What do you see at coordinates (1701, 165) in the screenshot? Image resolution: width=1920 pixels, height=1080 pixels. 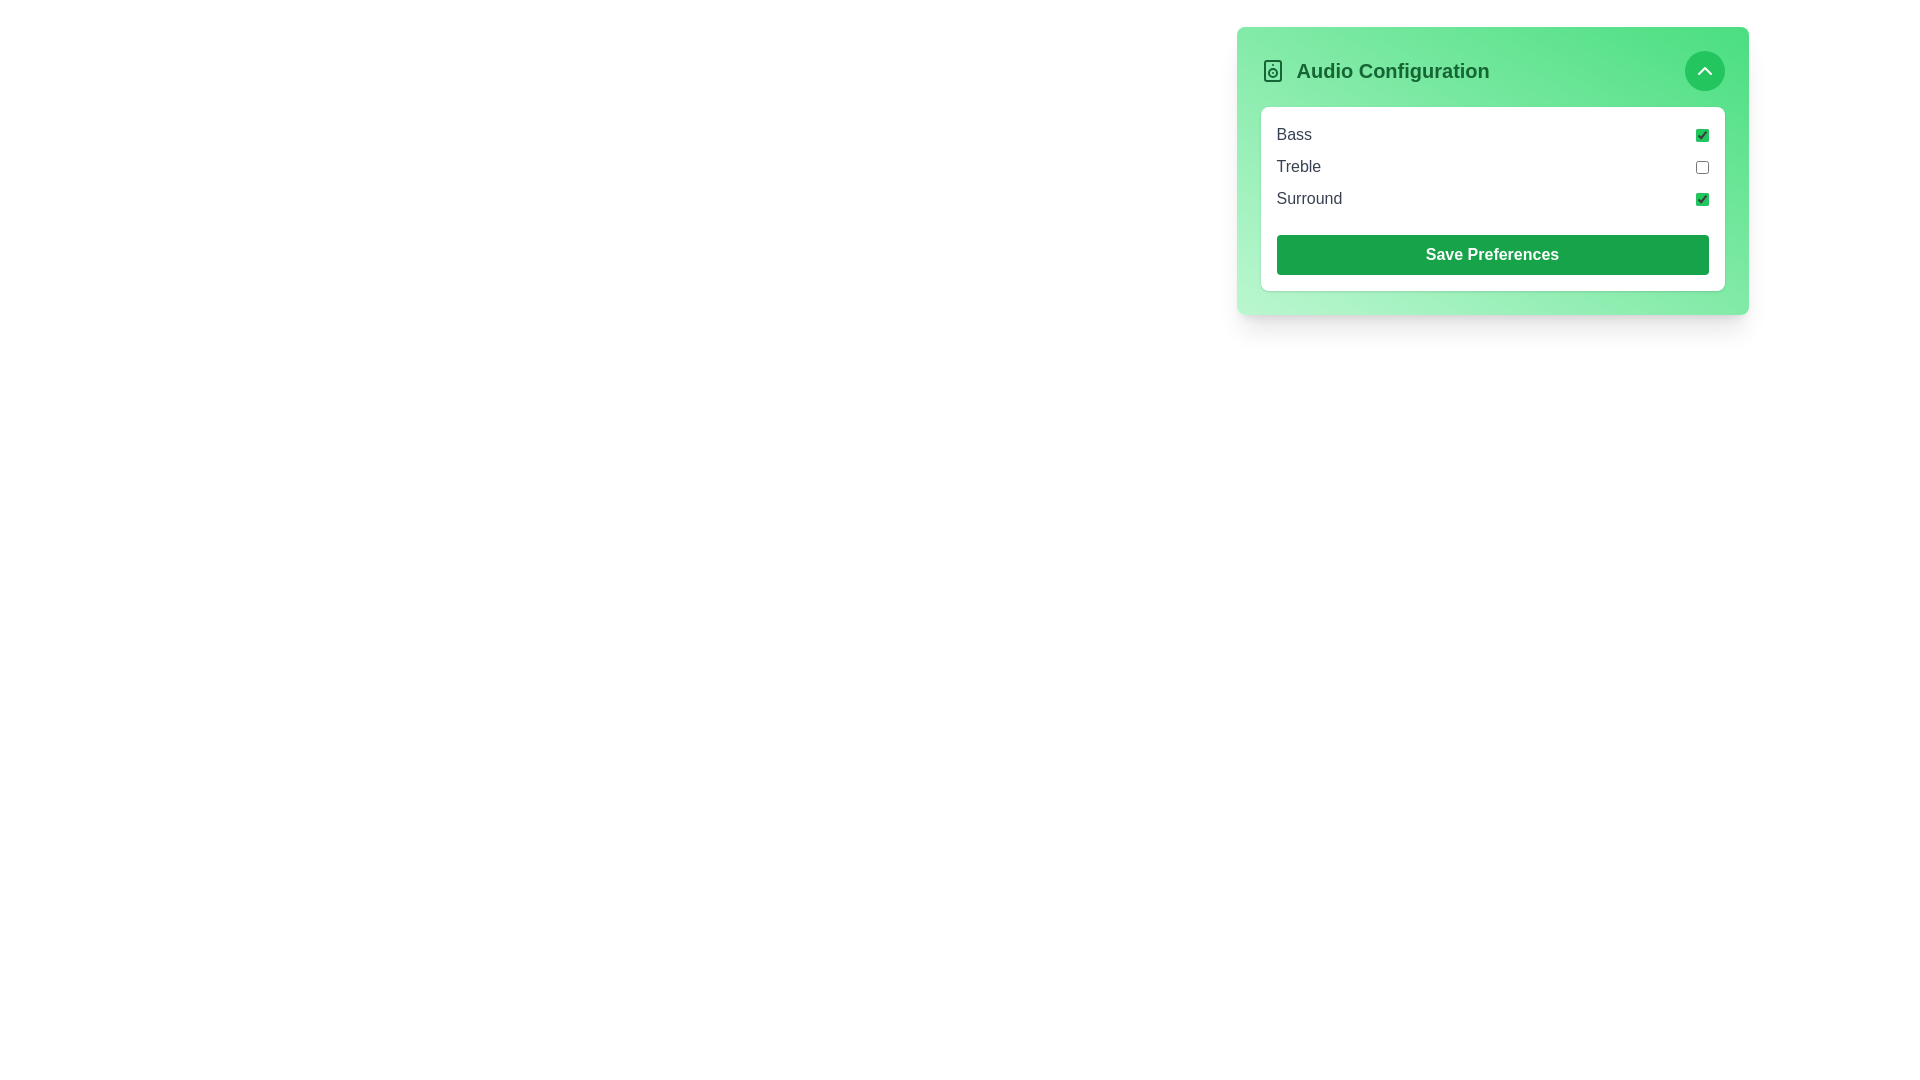 I see `the 'Treble' audio setting checkbox` at bounding box center [1701, 165].